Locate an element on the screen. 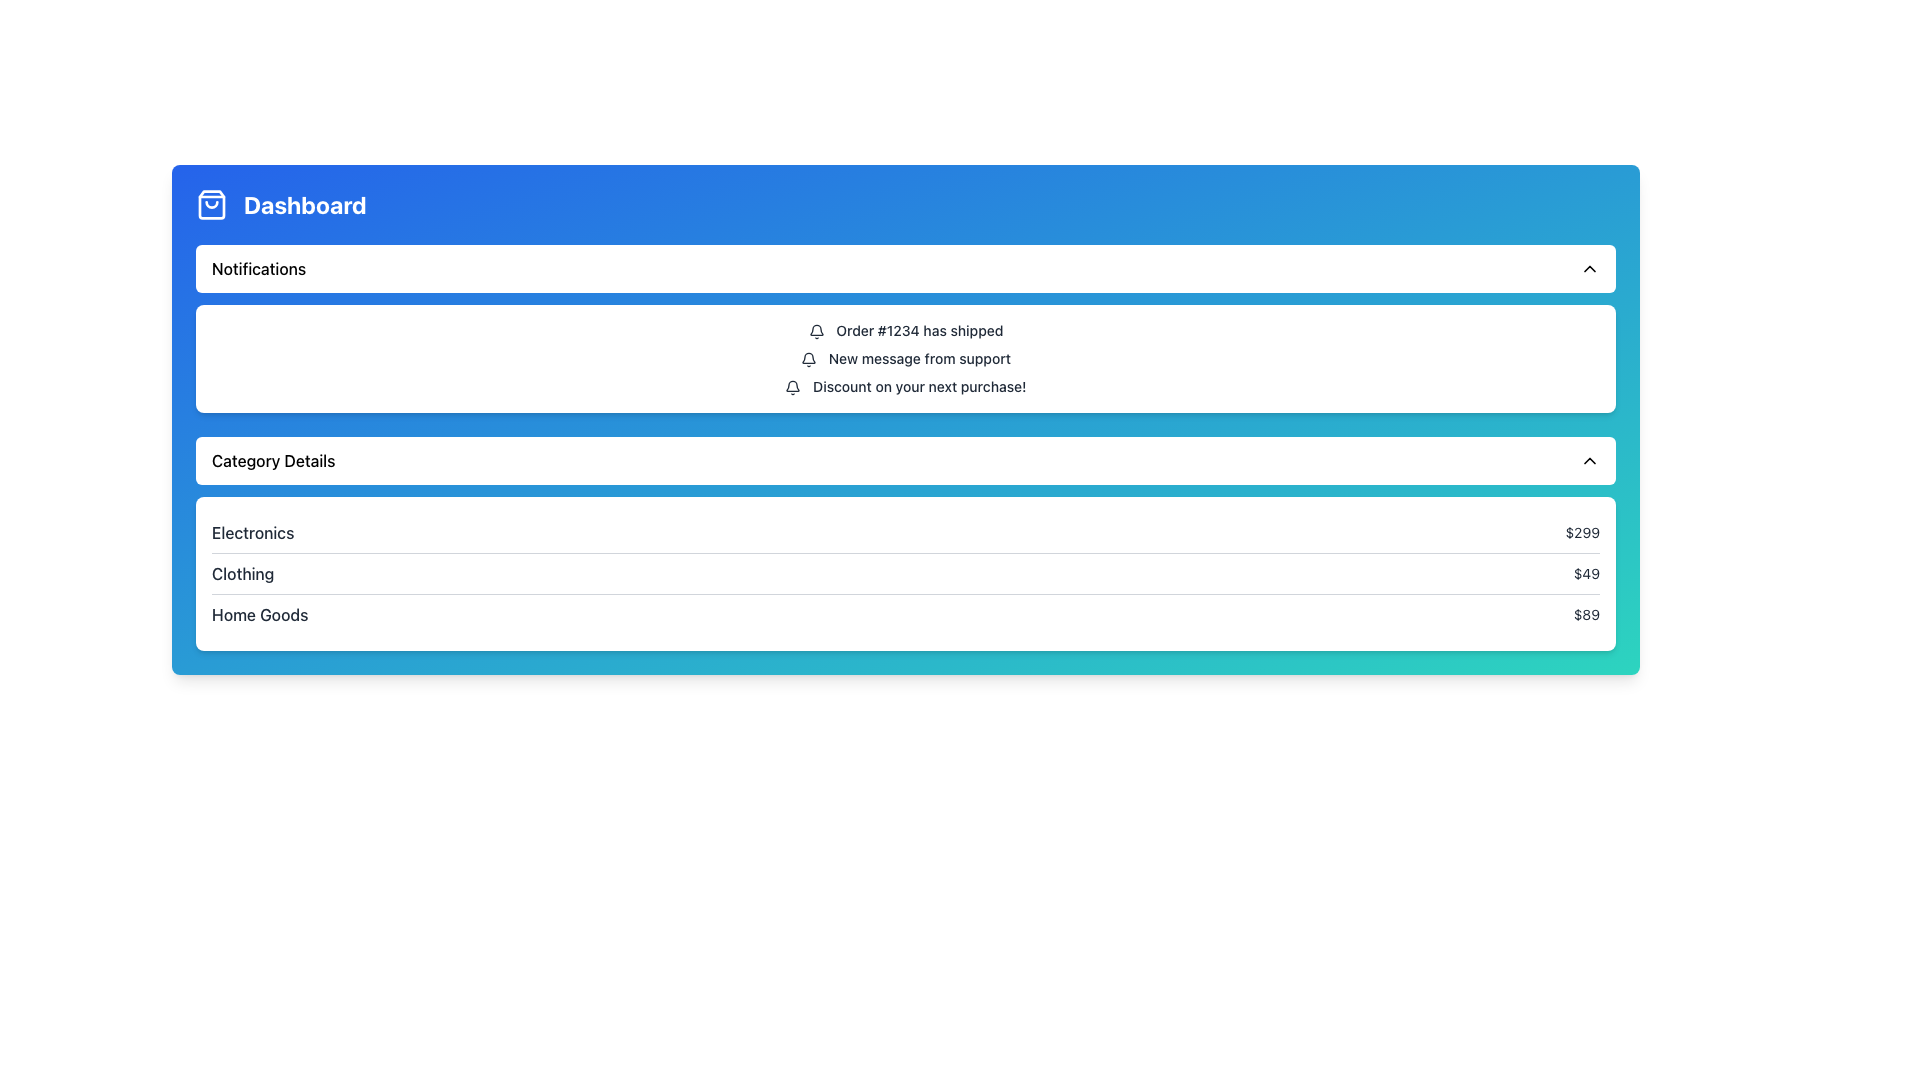  the promotional offer notification text located in the upper half of the interface under the 'Notifications' header is located at coordinates (905, 386).